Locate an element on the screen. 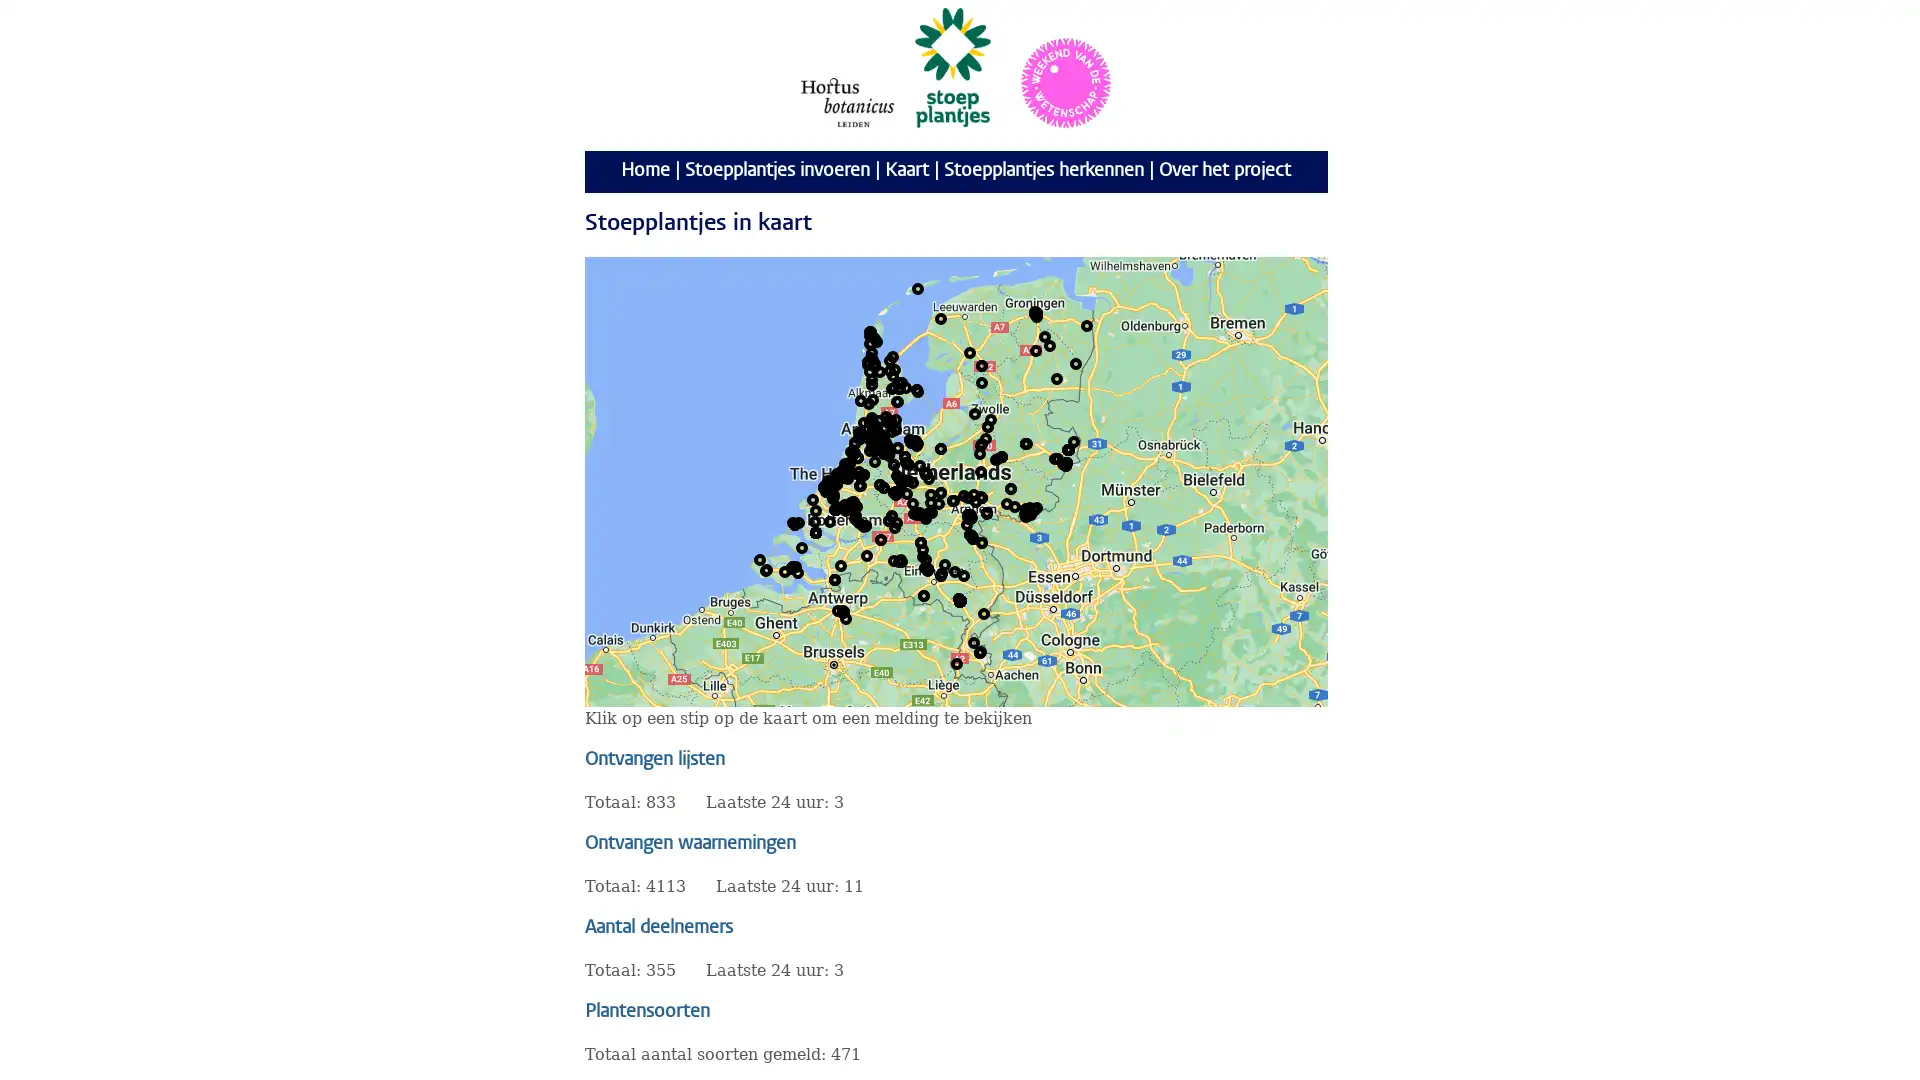  Telling van op 13 januari 2022 is located at coordinates (869, 419).